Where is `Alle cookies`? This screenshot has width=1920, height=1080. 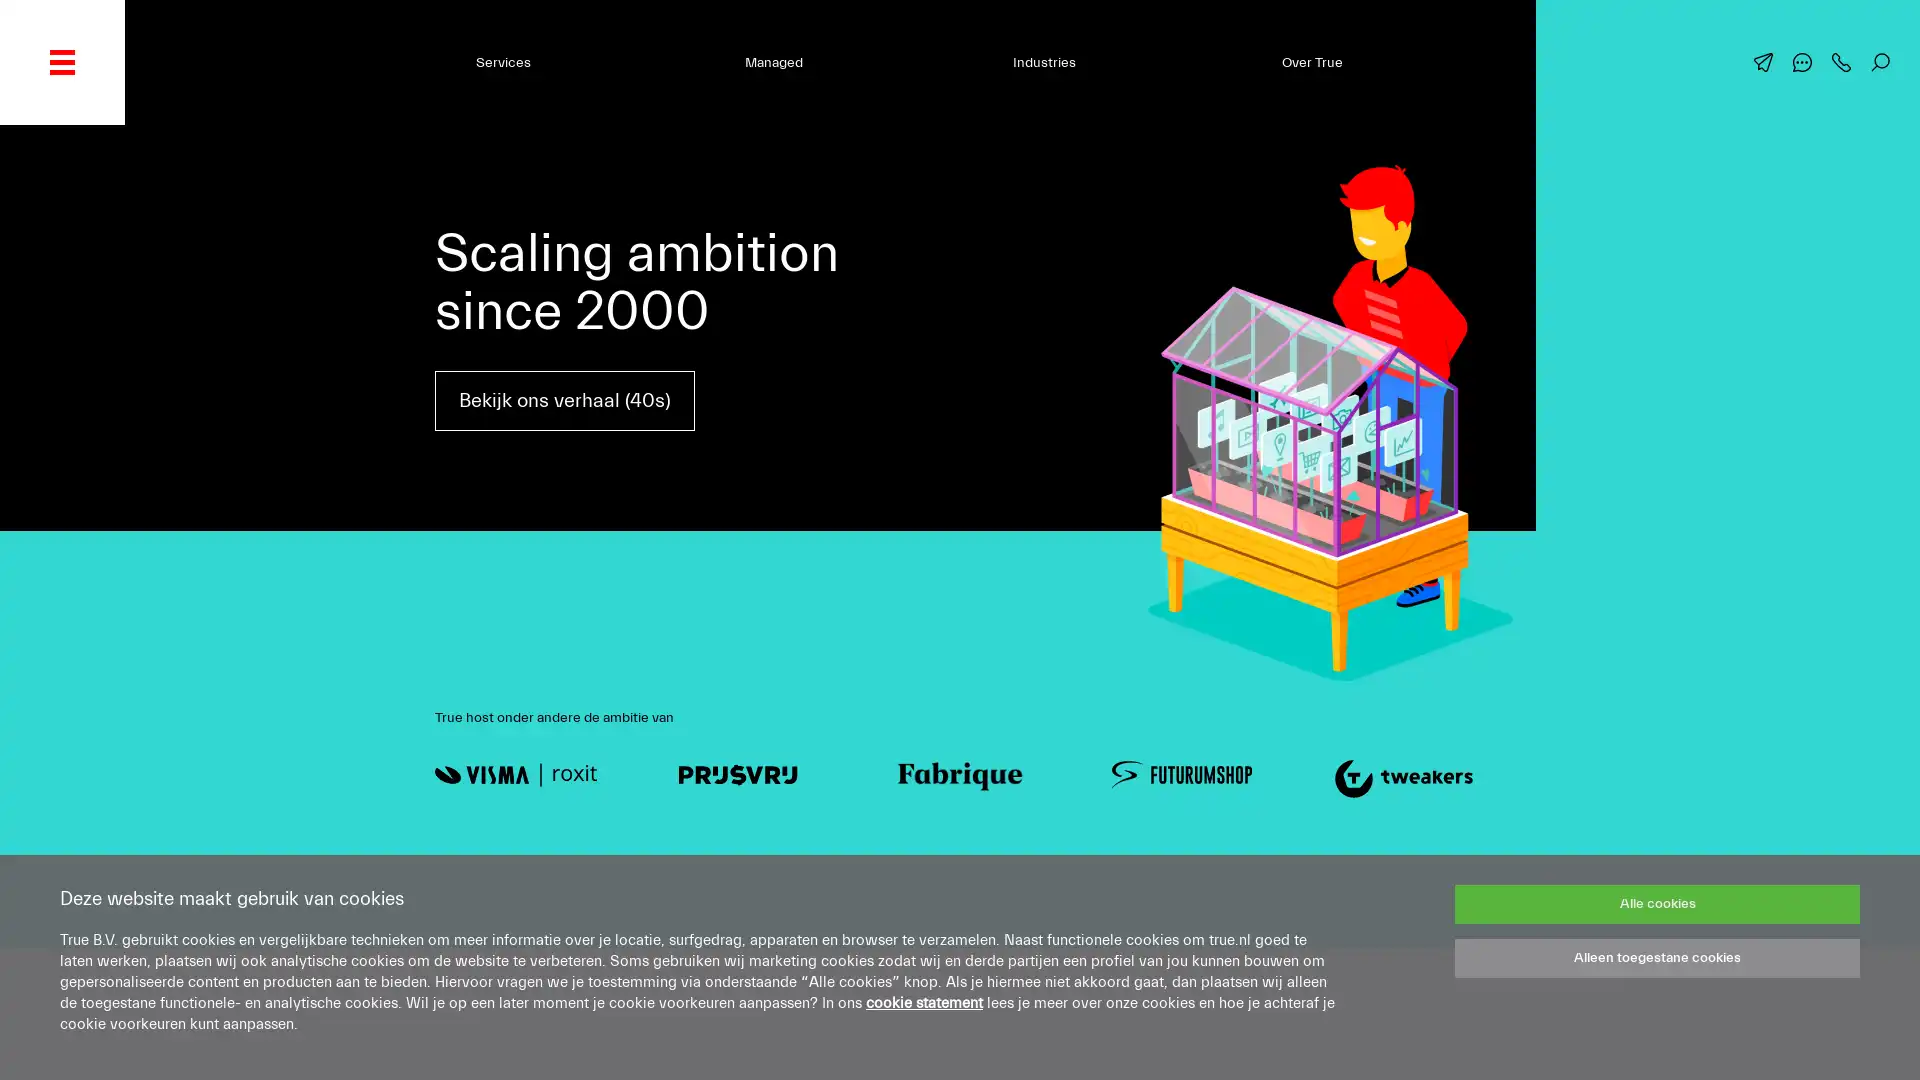
Alle cookies is located at coordinates (1657, 894).